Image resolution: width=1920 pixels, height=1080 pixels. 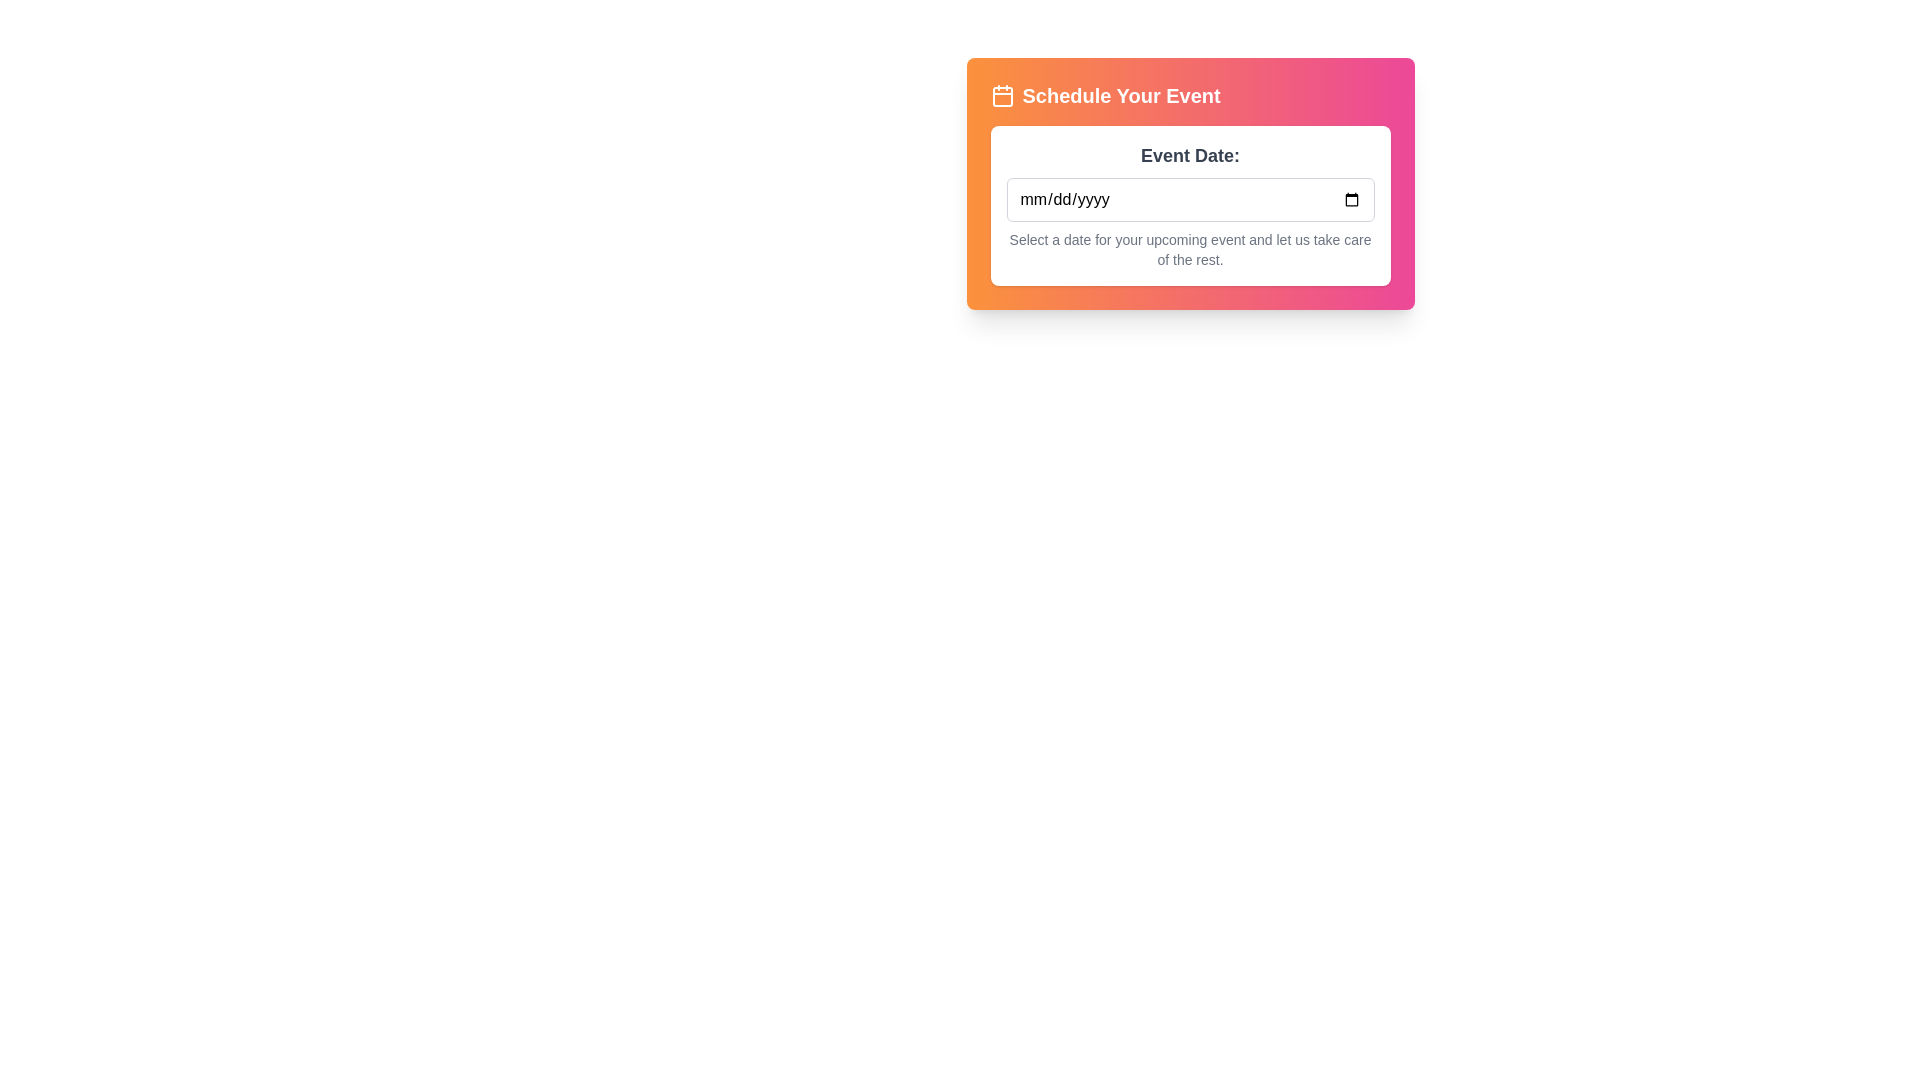 I want to click on text from the header indicating the scheduling section, which is located near the top-left corner of a rectangular section with a gradient background, so click(x=1104, y=96).